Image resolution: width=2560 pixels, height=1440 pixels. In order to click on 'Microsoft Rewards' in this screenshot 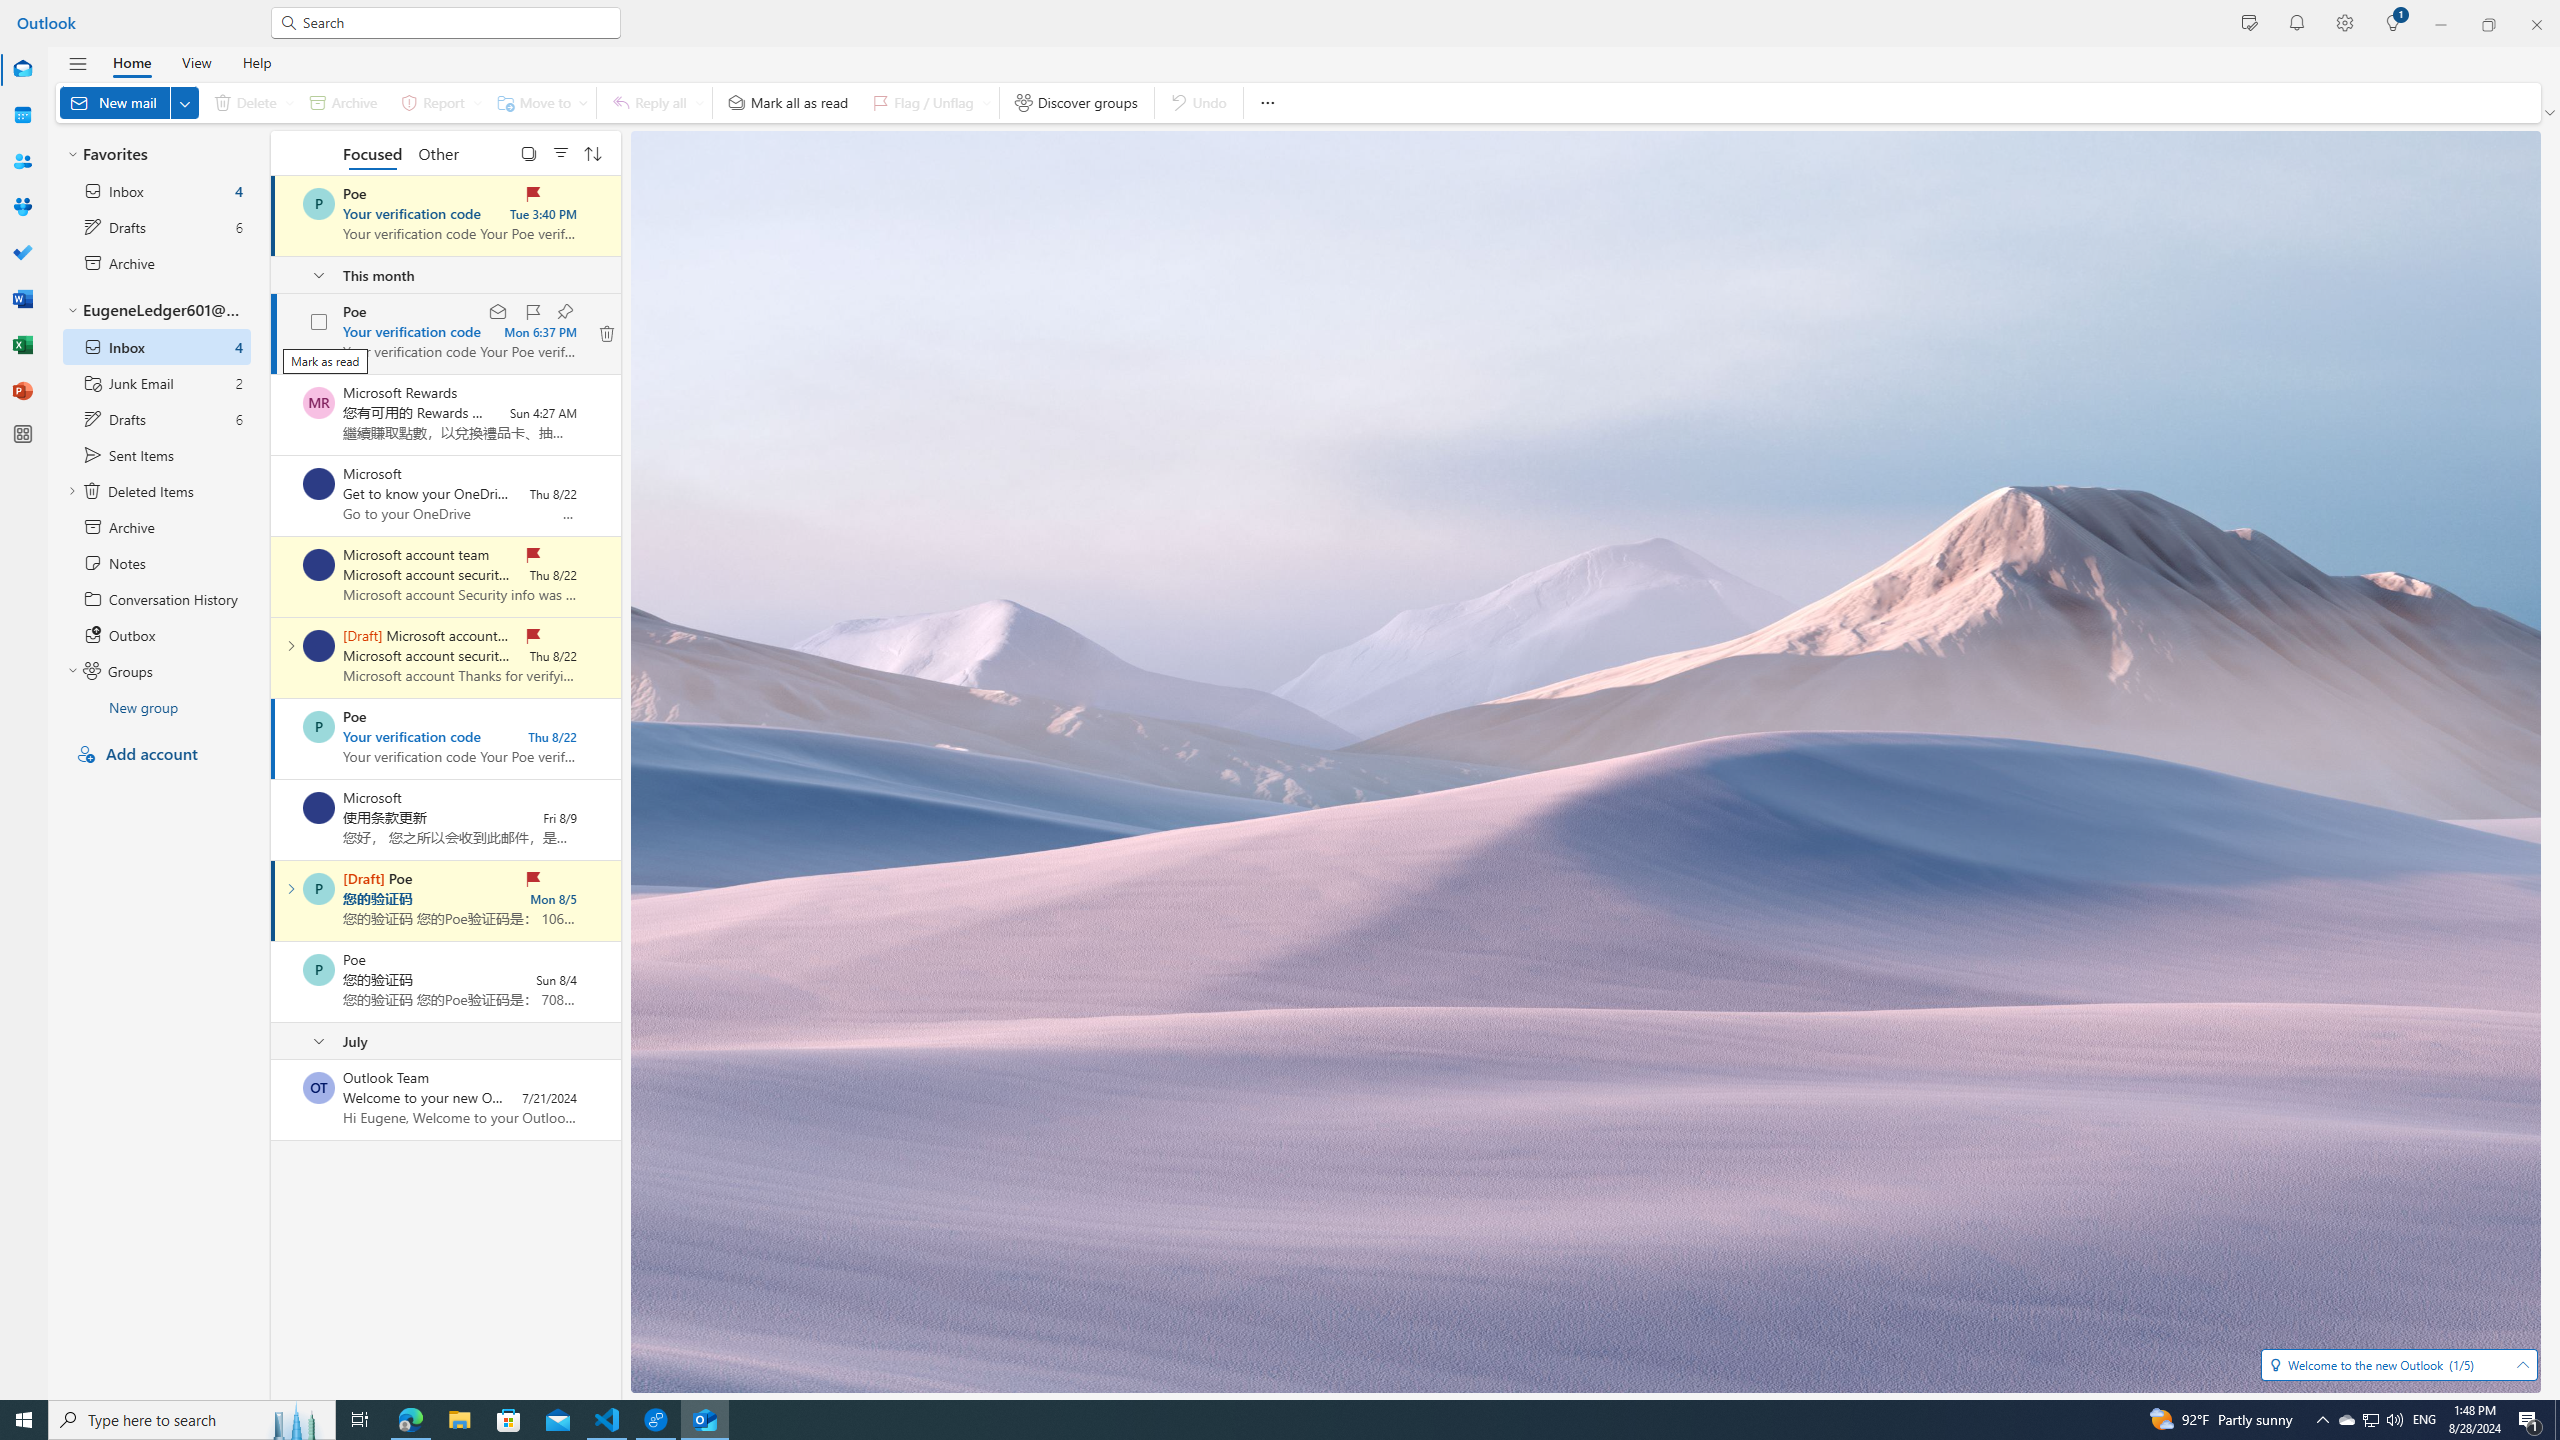, I will do `click(317, 402)`.